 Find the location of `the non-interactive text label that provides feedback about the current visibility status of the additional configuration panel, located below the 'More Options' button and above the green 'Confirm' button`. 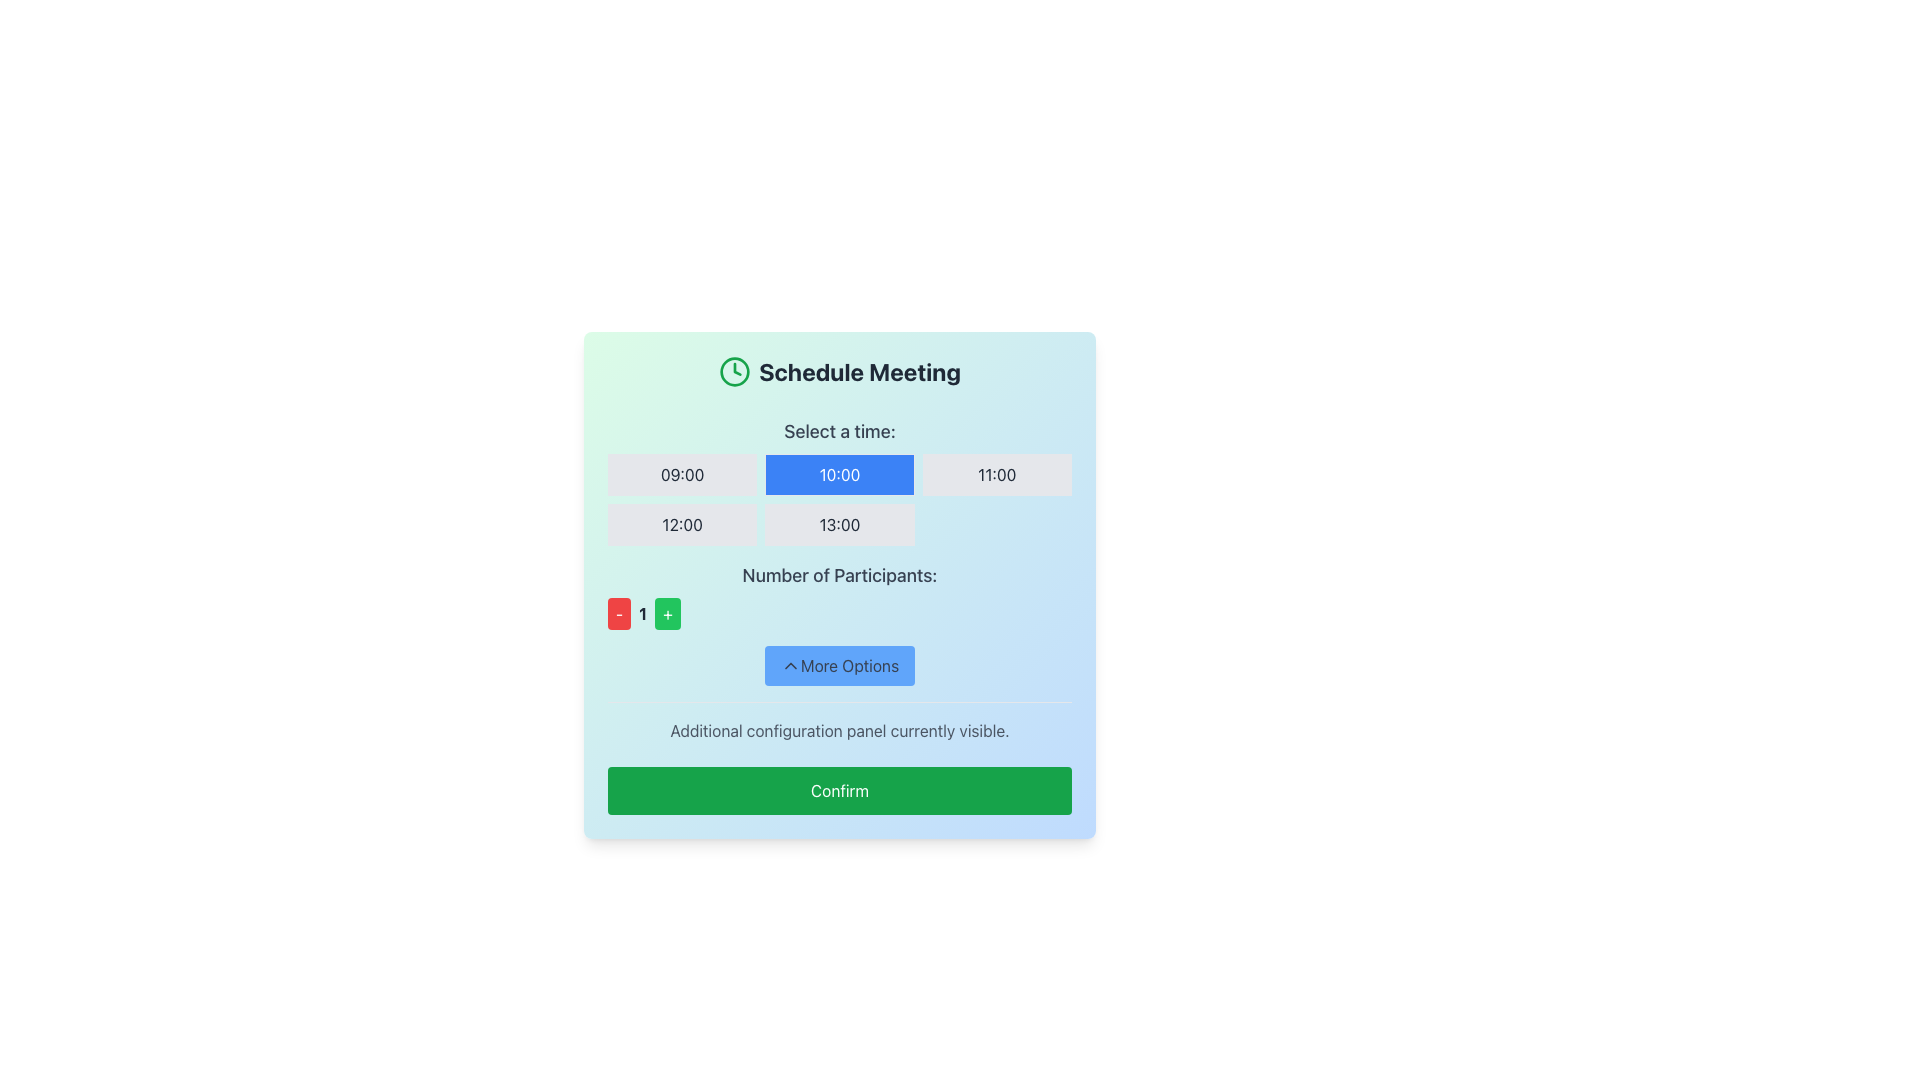

the non-interactive text label that provides feedback about the current visibility status of the additional configuration panel, located below the 'More Options' button and above the green 'Confirm' button is located at coordinates (840, 731).